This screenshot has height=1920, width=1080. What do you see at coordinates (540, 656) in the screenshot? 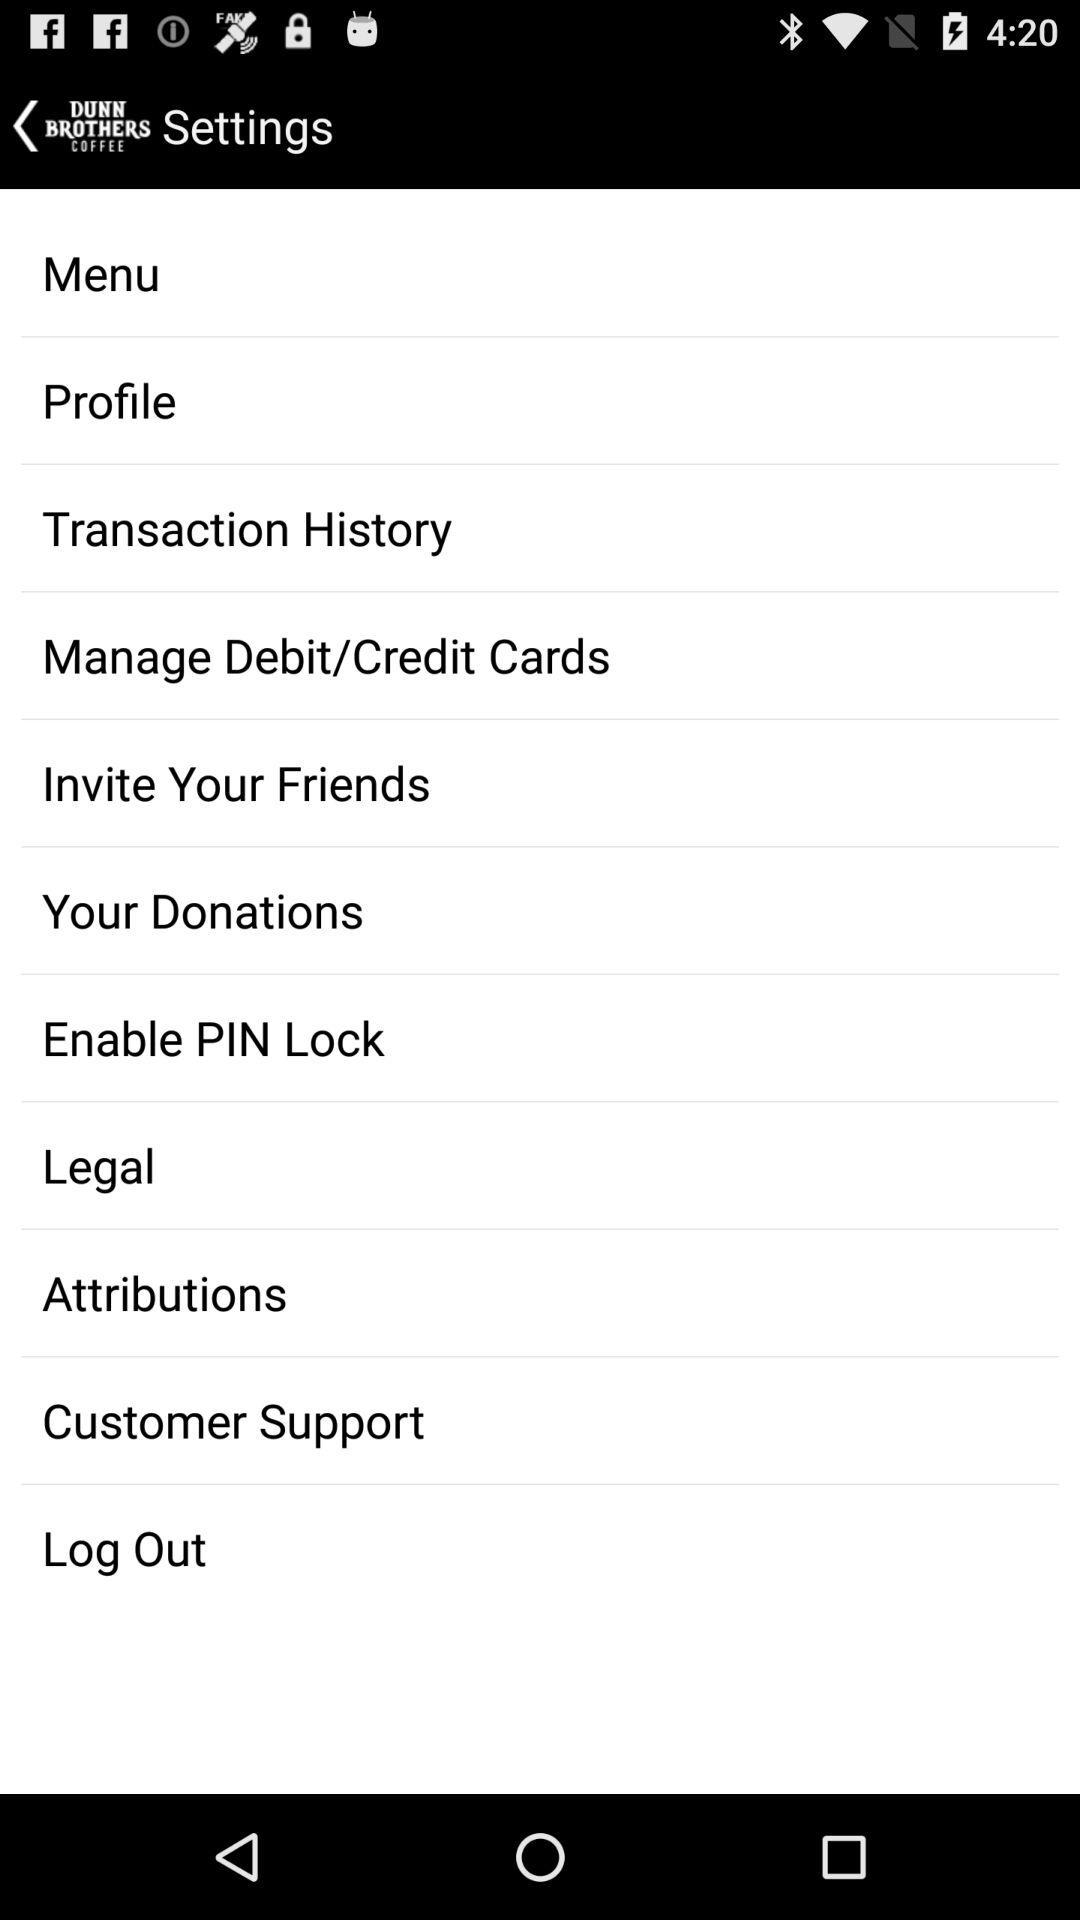
I see `manage debitcredit cards on the page` at bounding box center [540, 656].